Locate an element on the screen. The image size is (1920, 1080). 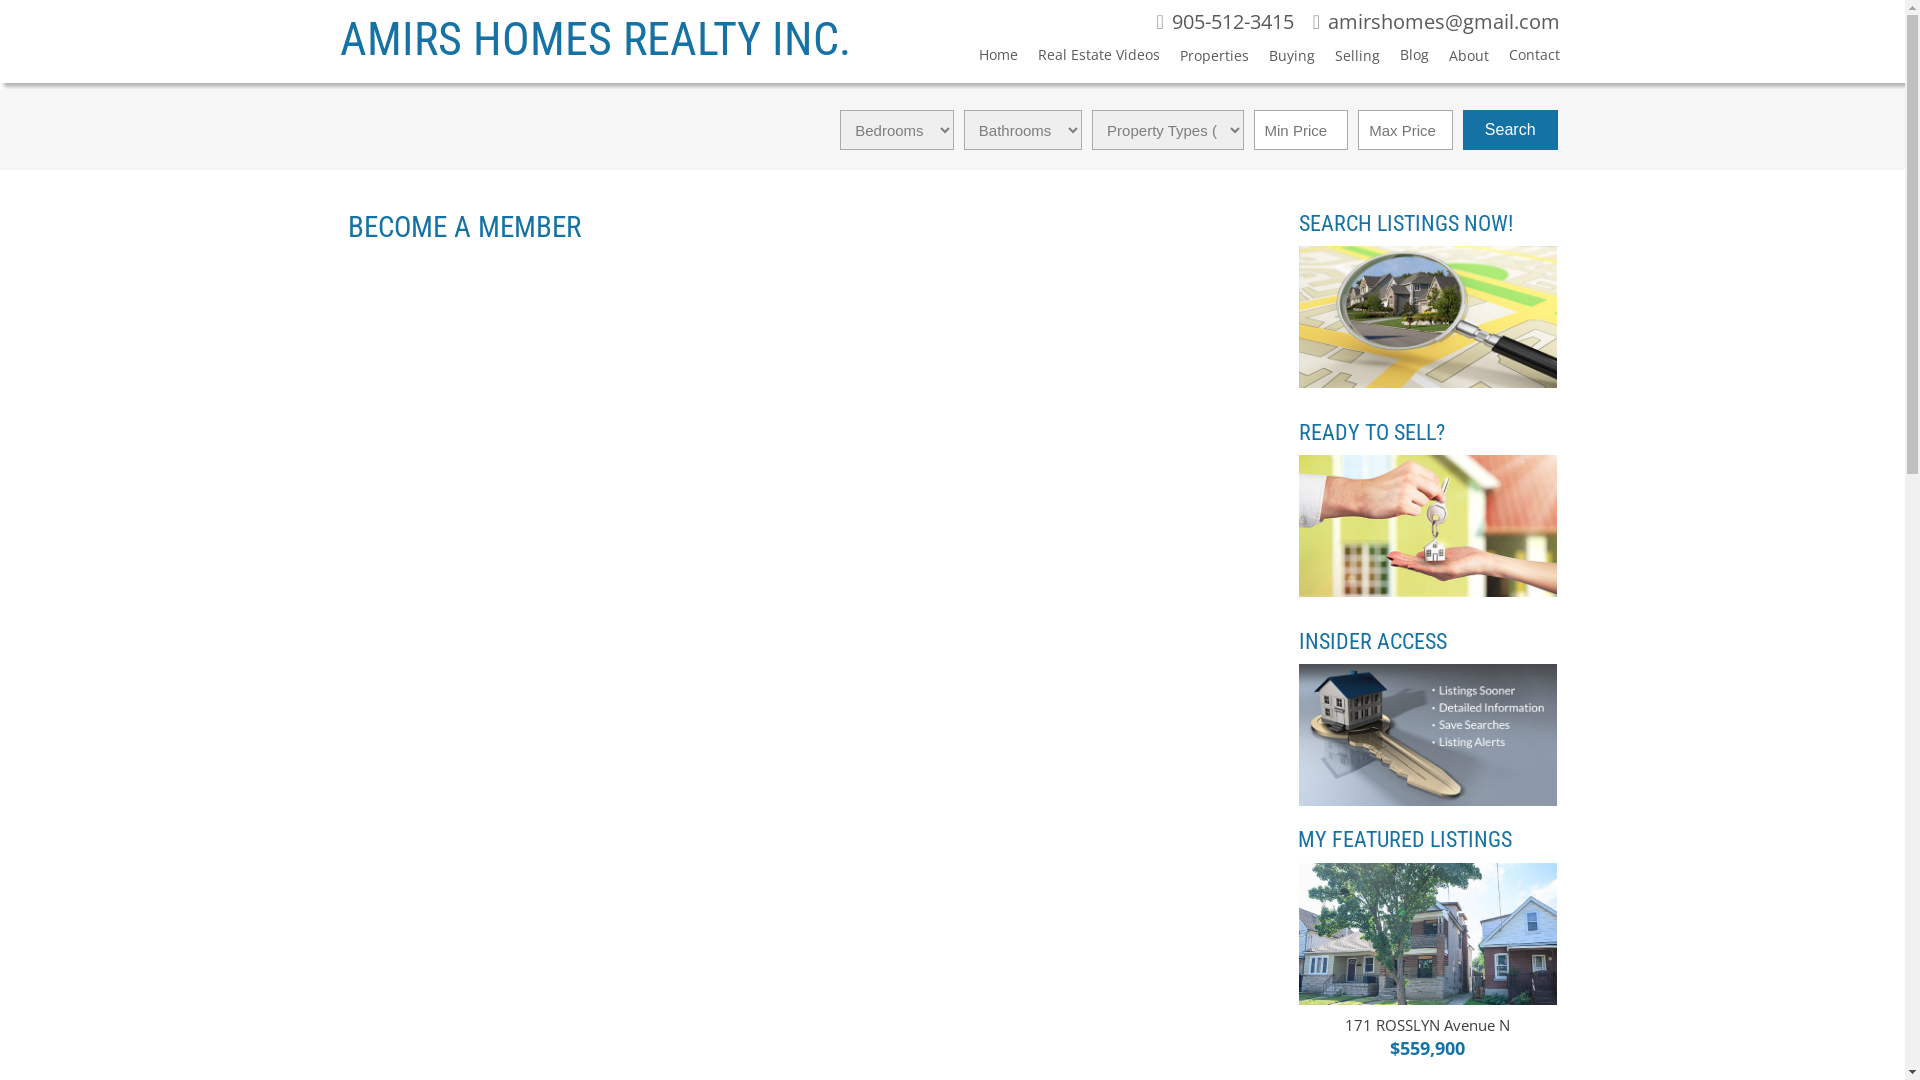
'About' is located at coordinates (1459, 58).